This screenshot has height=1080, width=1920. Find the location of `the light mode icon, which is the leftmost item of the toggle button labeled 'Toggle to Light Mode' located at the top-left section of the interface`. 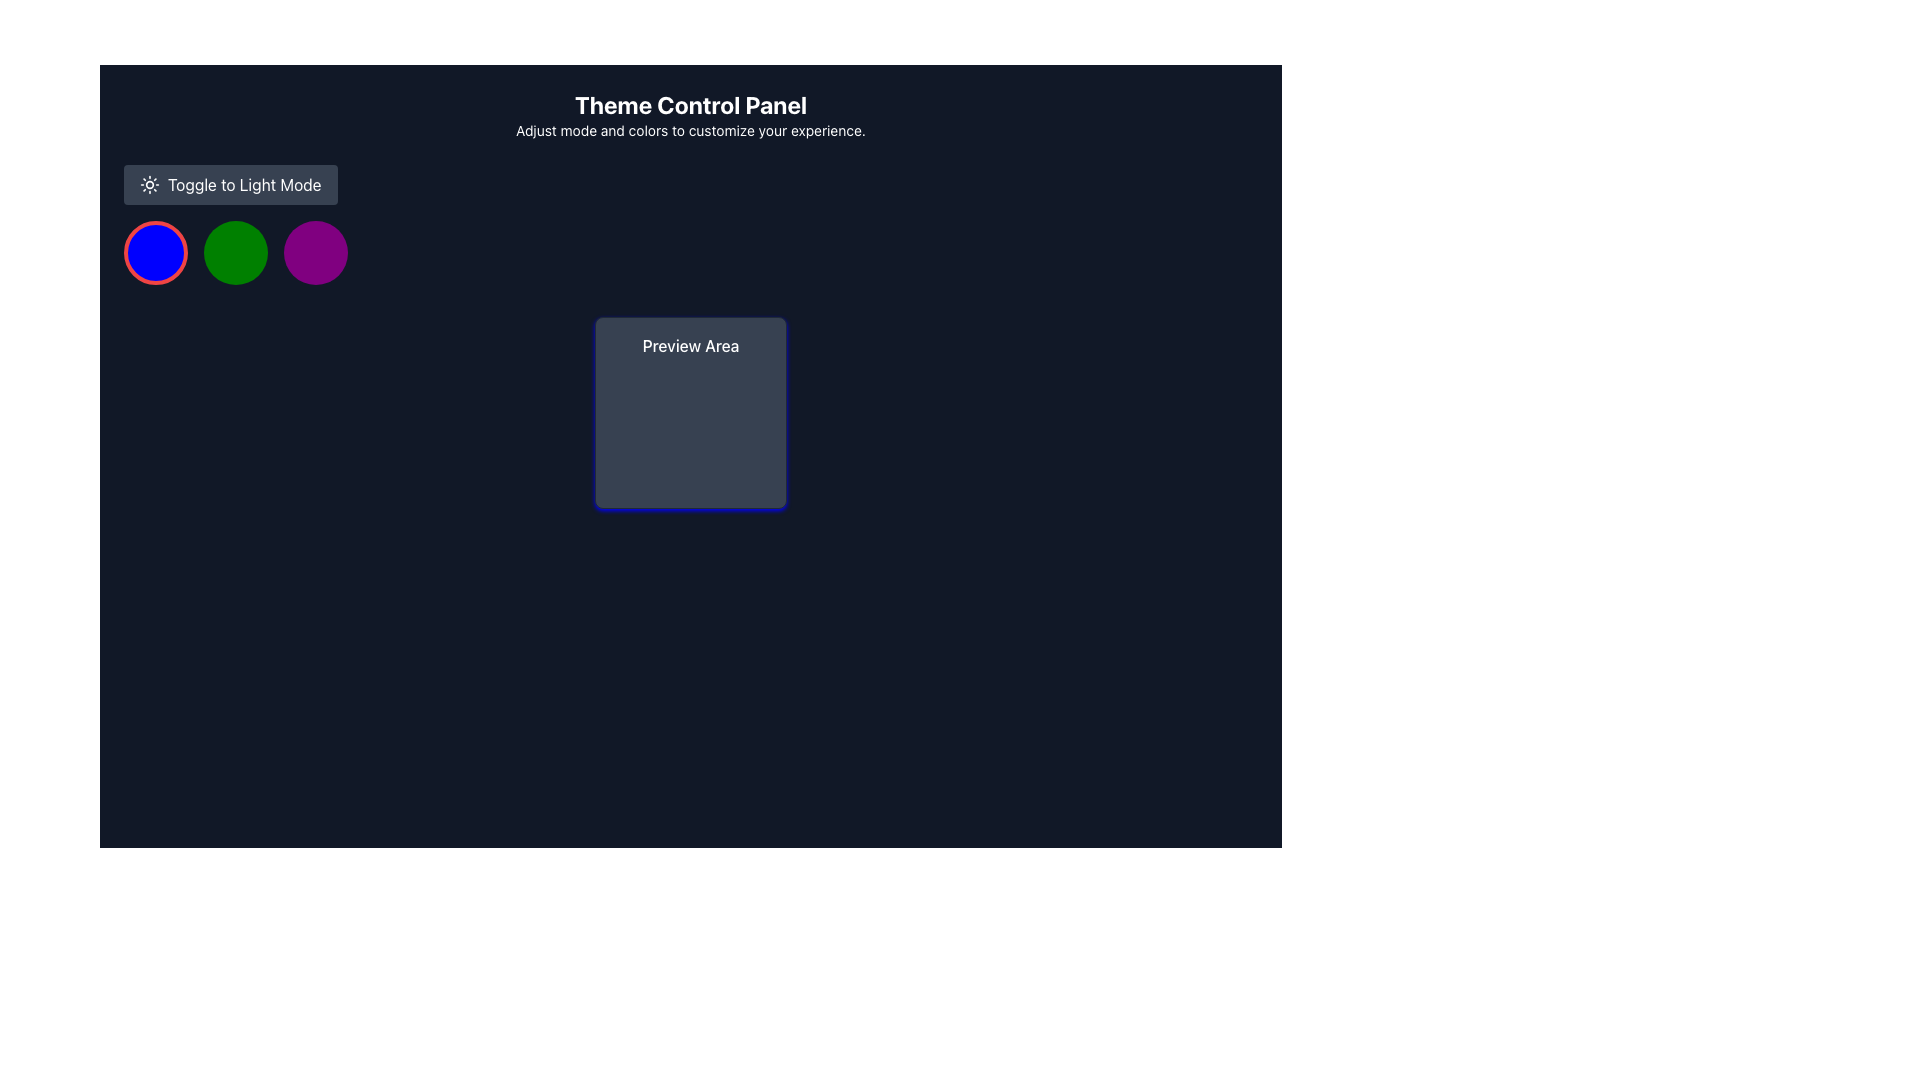

the light mode icon, which is the leftmost item of the toggle button labeled 'Toggle to Light Mode' located at the top-left section of the interface is located at coordinates (148, 185).